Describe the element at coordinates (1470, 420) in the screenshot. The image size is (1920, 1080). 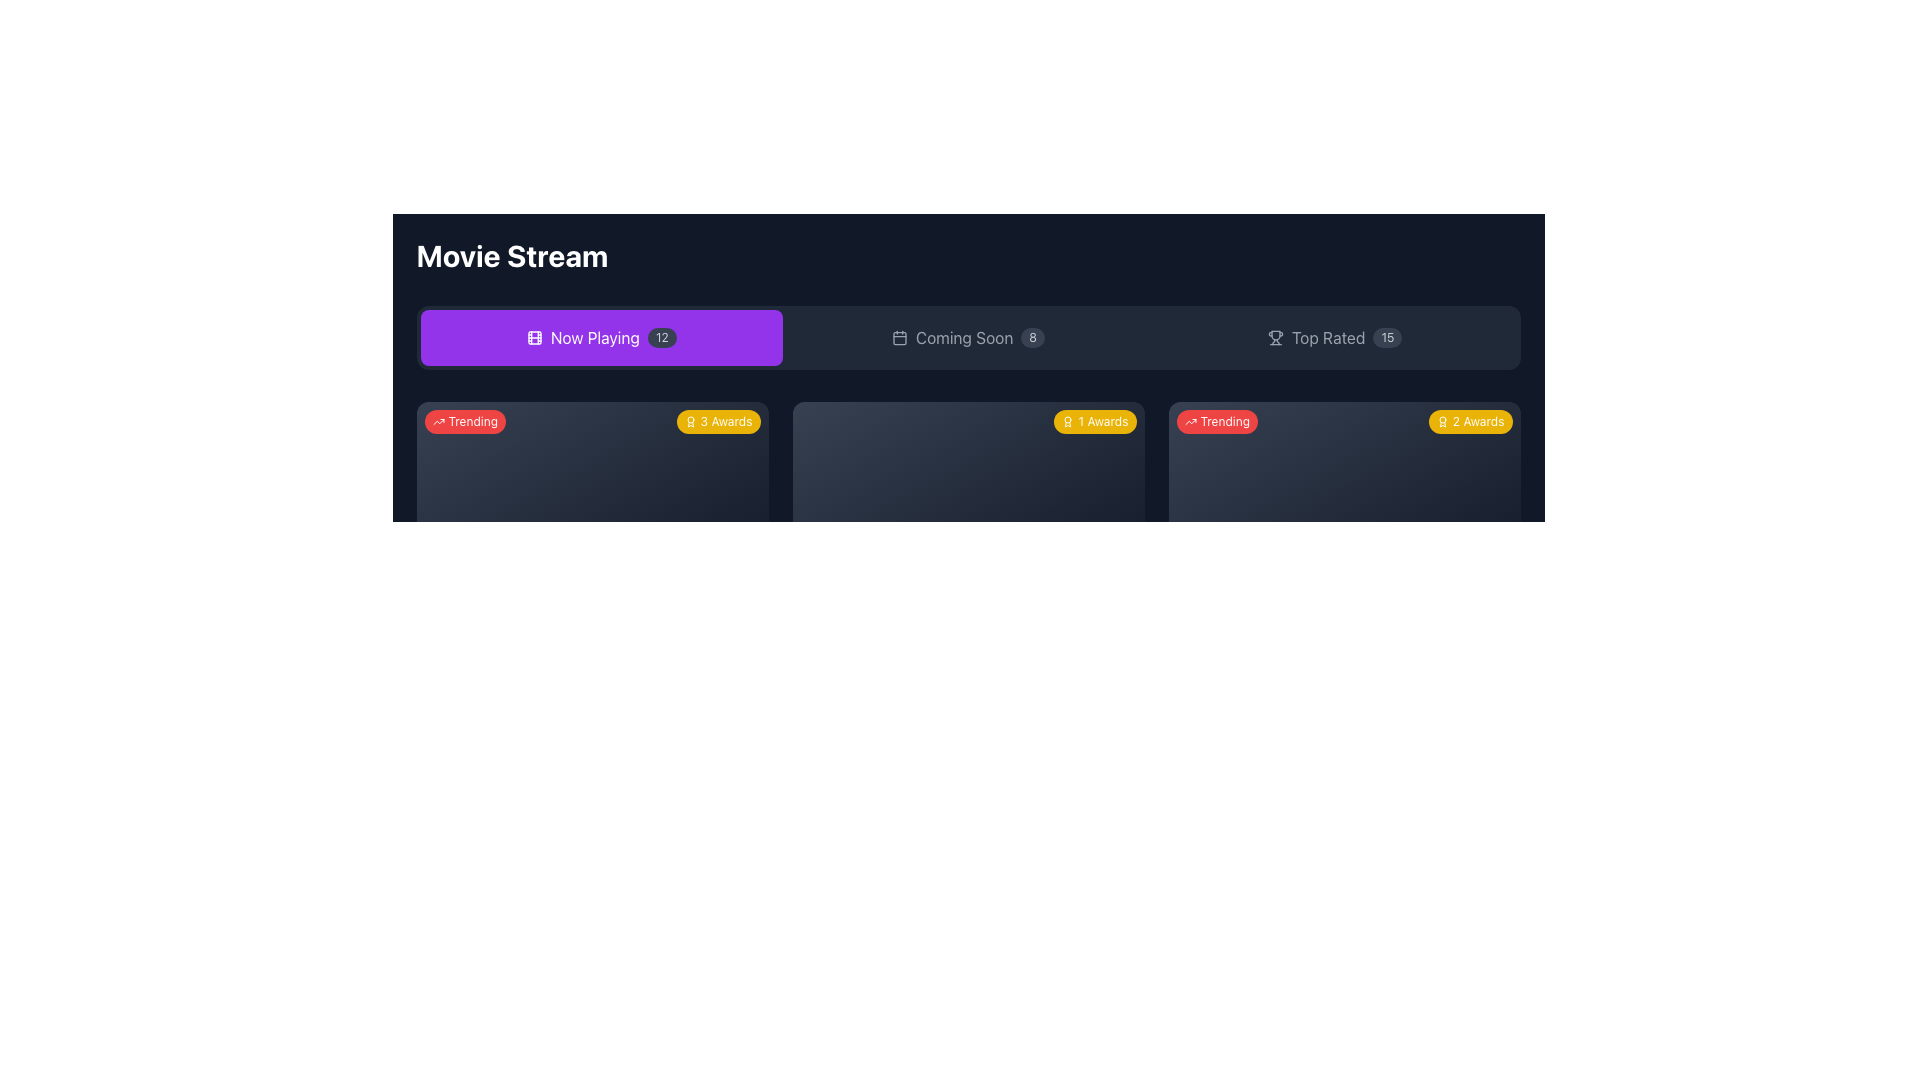
I see `the badge indicating that the associated item has received two awards, located in the top-right corner of the third card in a horizontal sequence` at that location.